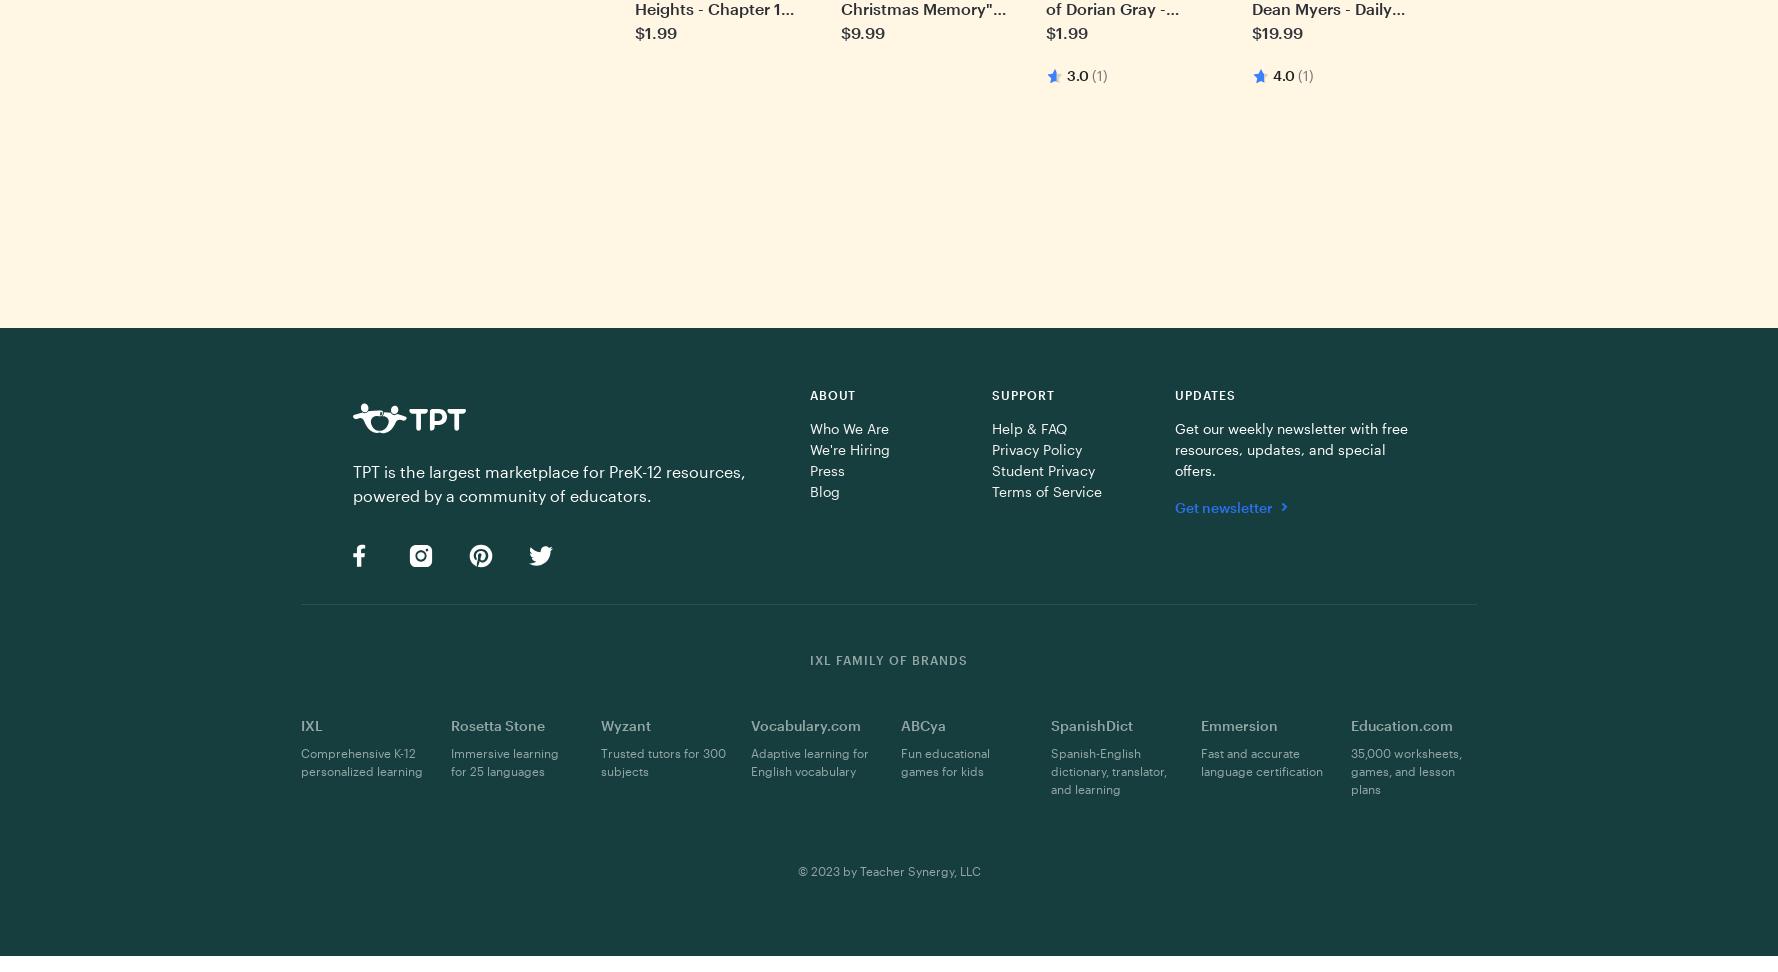 This screenshot has width=1778, height=972. Describe the element at coordinates (1047, 490) in the screenshot. I see `'Terms of Service'` at that location.